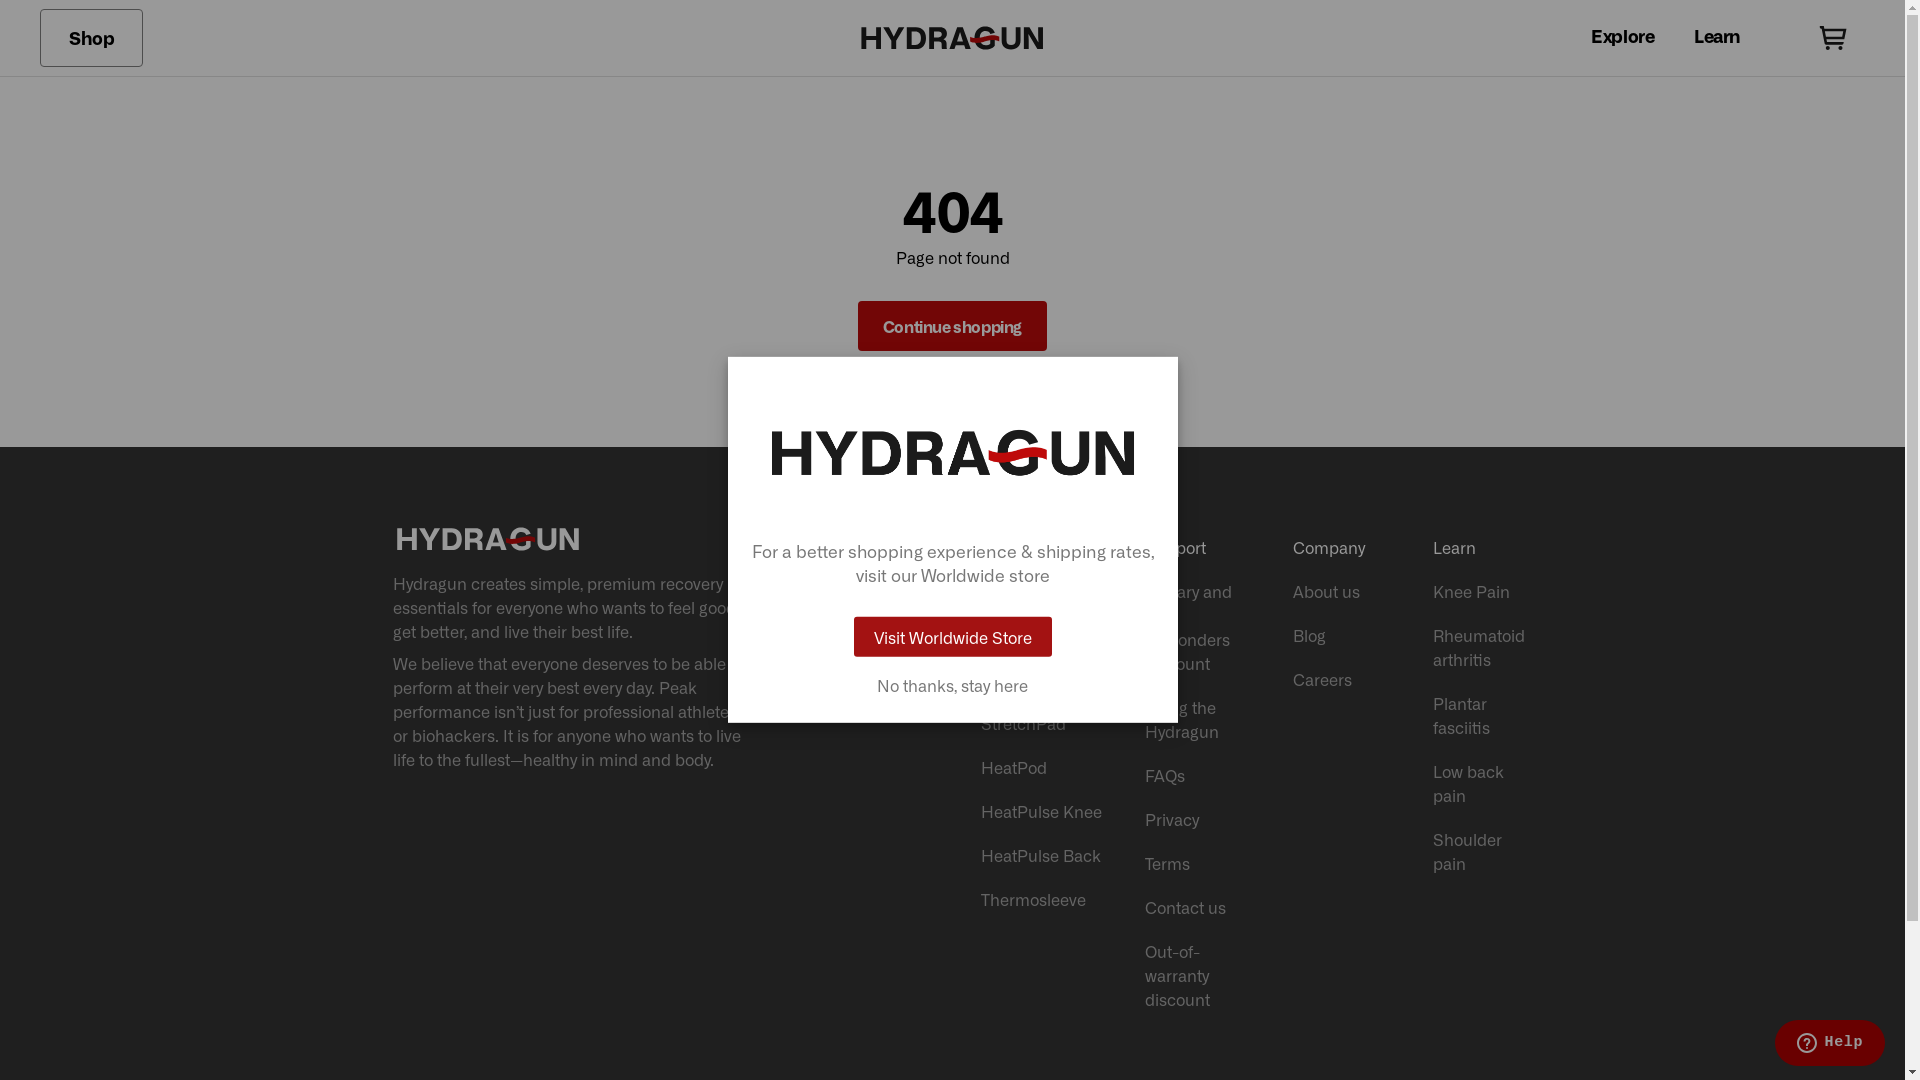 This screenshot has width=1920, height=1080. I want to click on 'About us', so click(1342, 589).